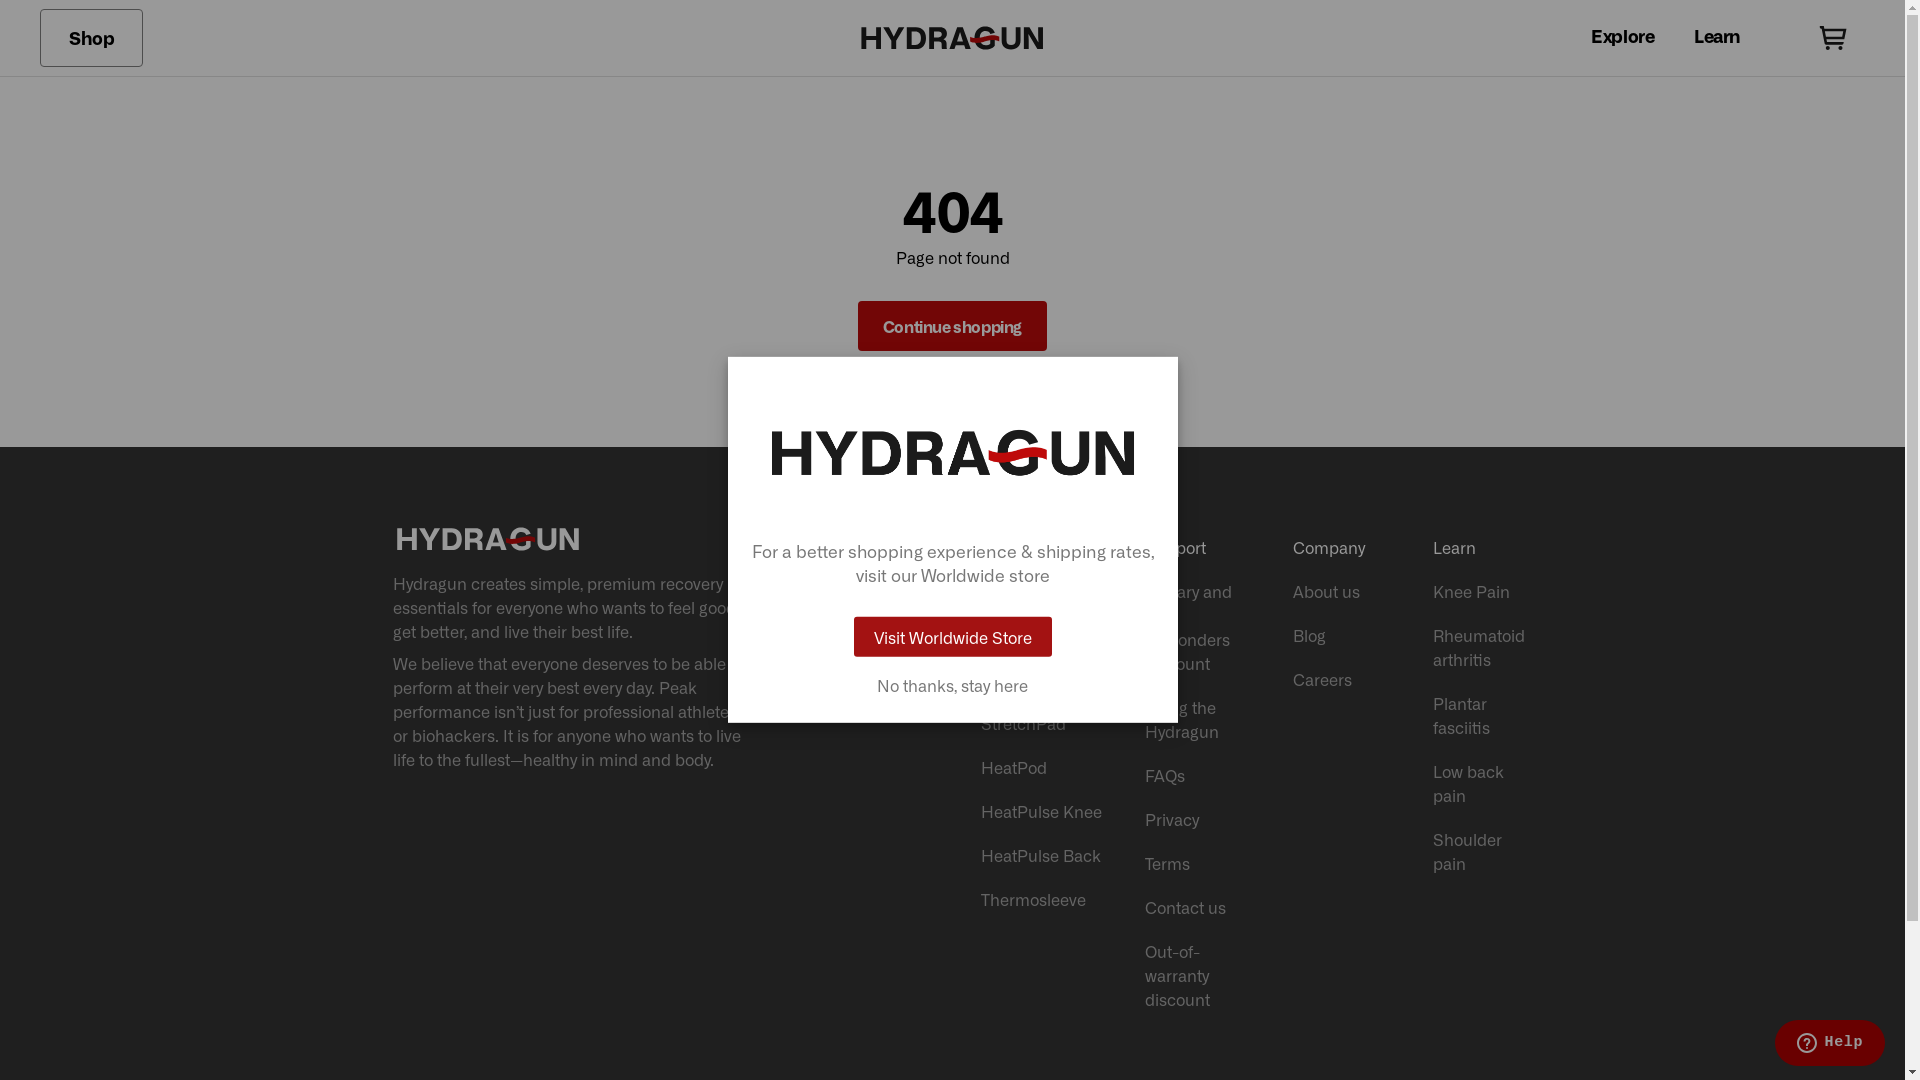 This screenshot has width=1920, height=1080. I want to click on 'About us', so click(1342, 589).